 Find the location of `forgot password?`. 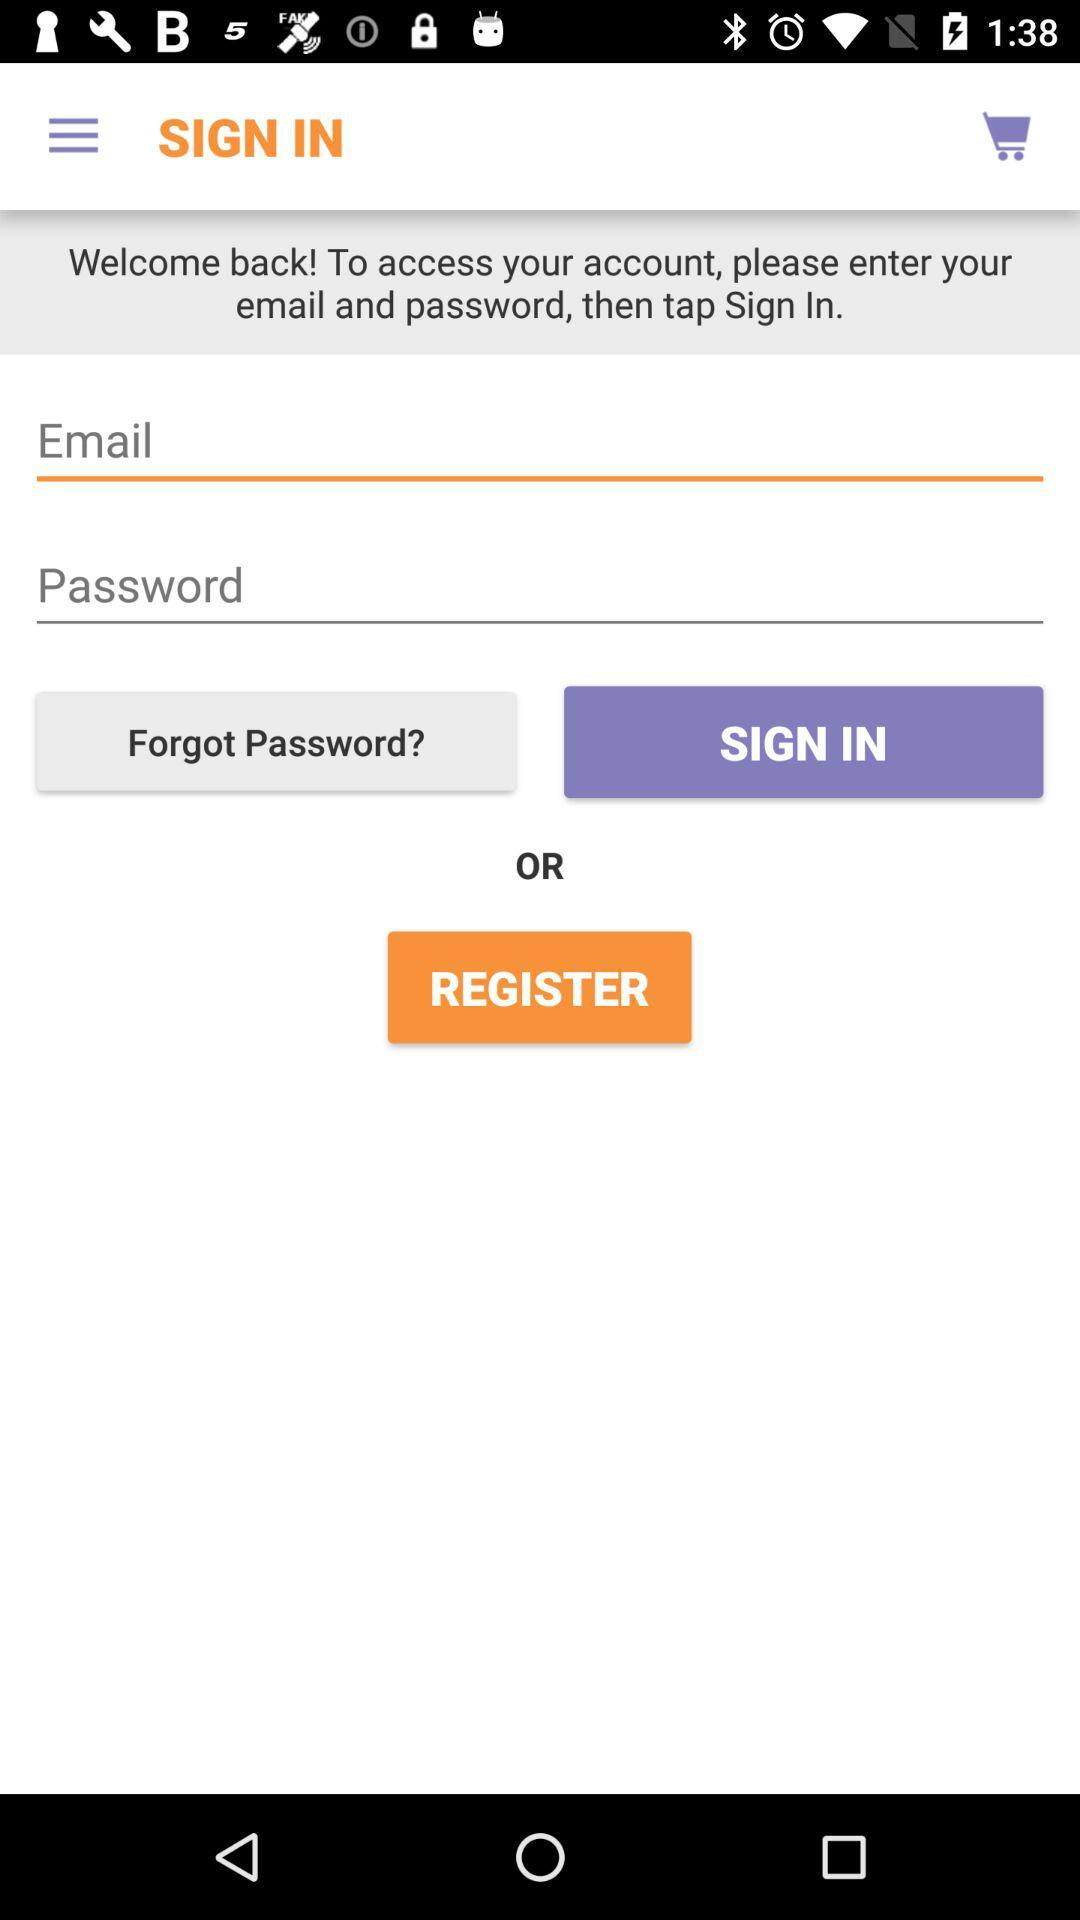

forgot password? is located at coordinates (276, 740).